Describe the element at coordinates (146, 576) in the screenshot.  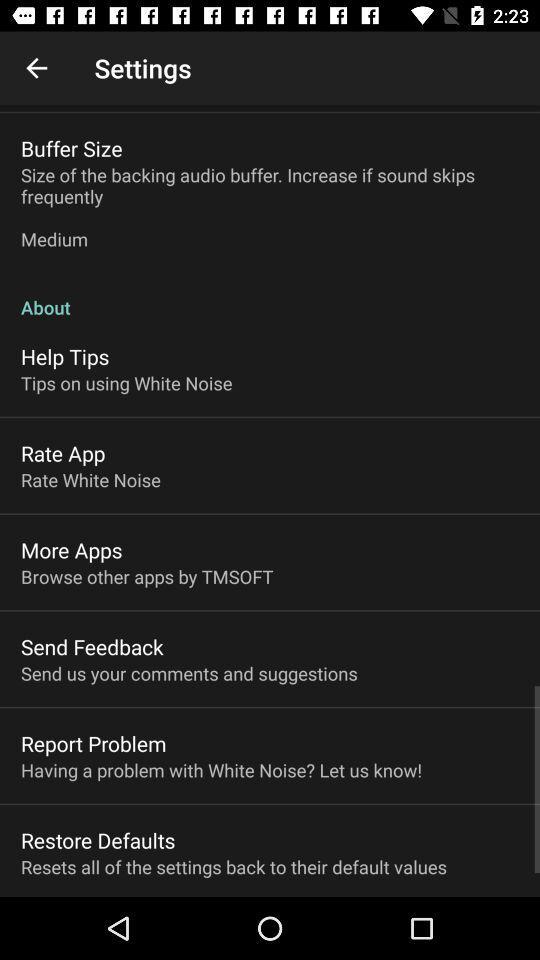
I see `browse other apps item` at that location.